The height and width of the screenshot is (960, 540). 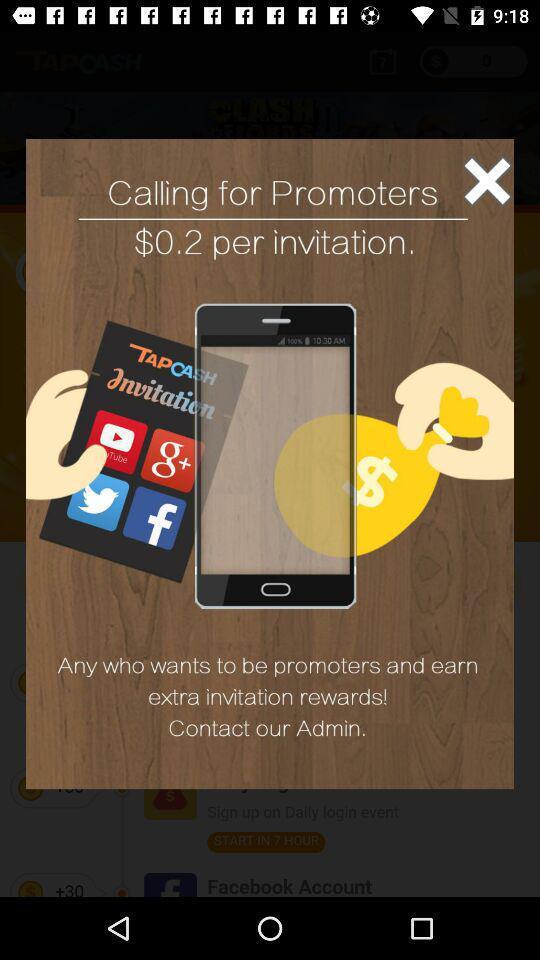 I want to click on tag, so click(x=486, y=181).